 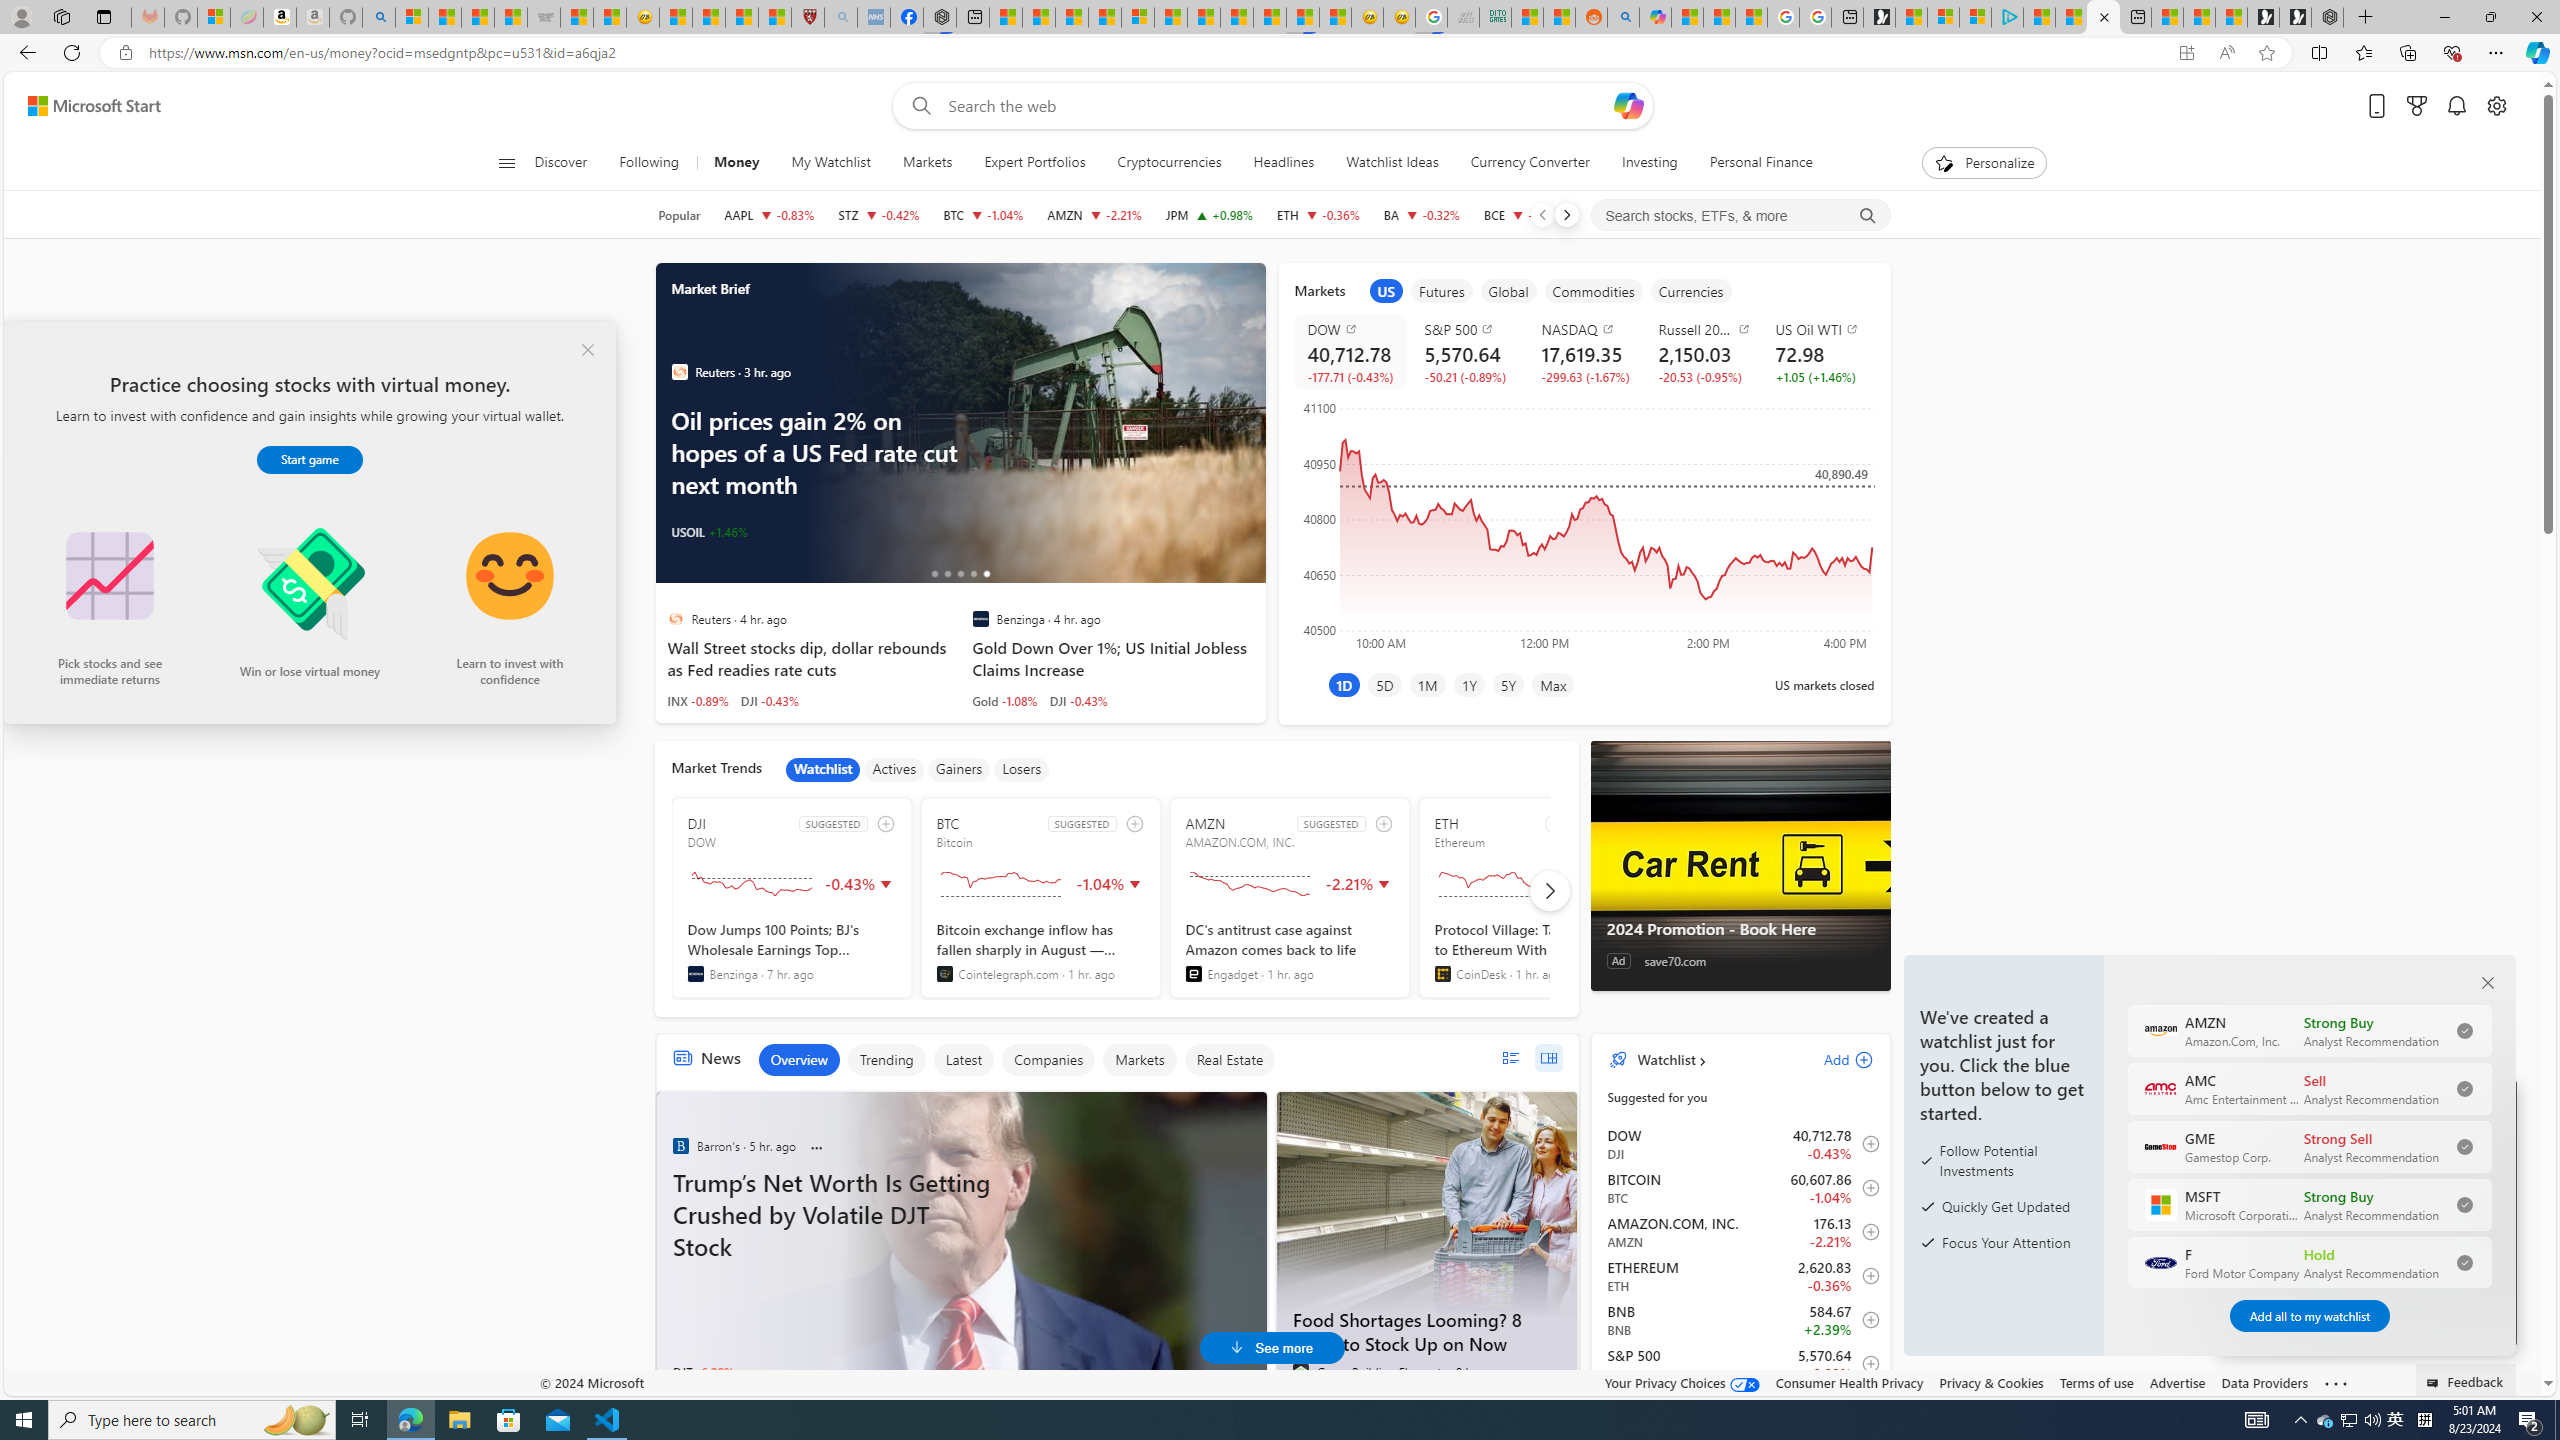 What do you see at coordinates (1989, 1382) in the screenshot?
I see `'Privacy & Cookies'` at bounding box center [1989, 1382].